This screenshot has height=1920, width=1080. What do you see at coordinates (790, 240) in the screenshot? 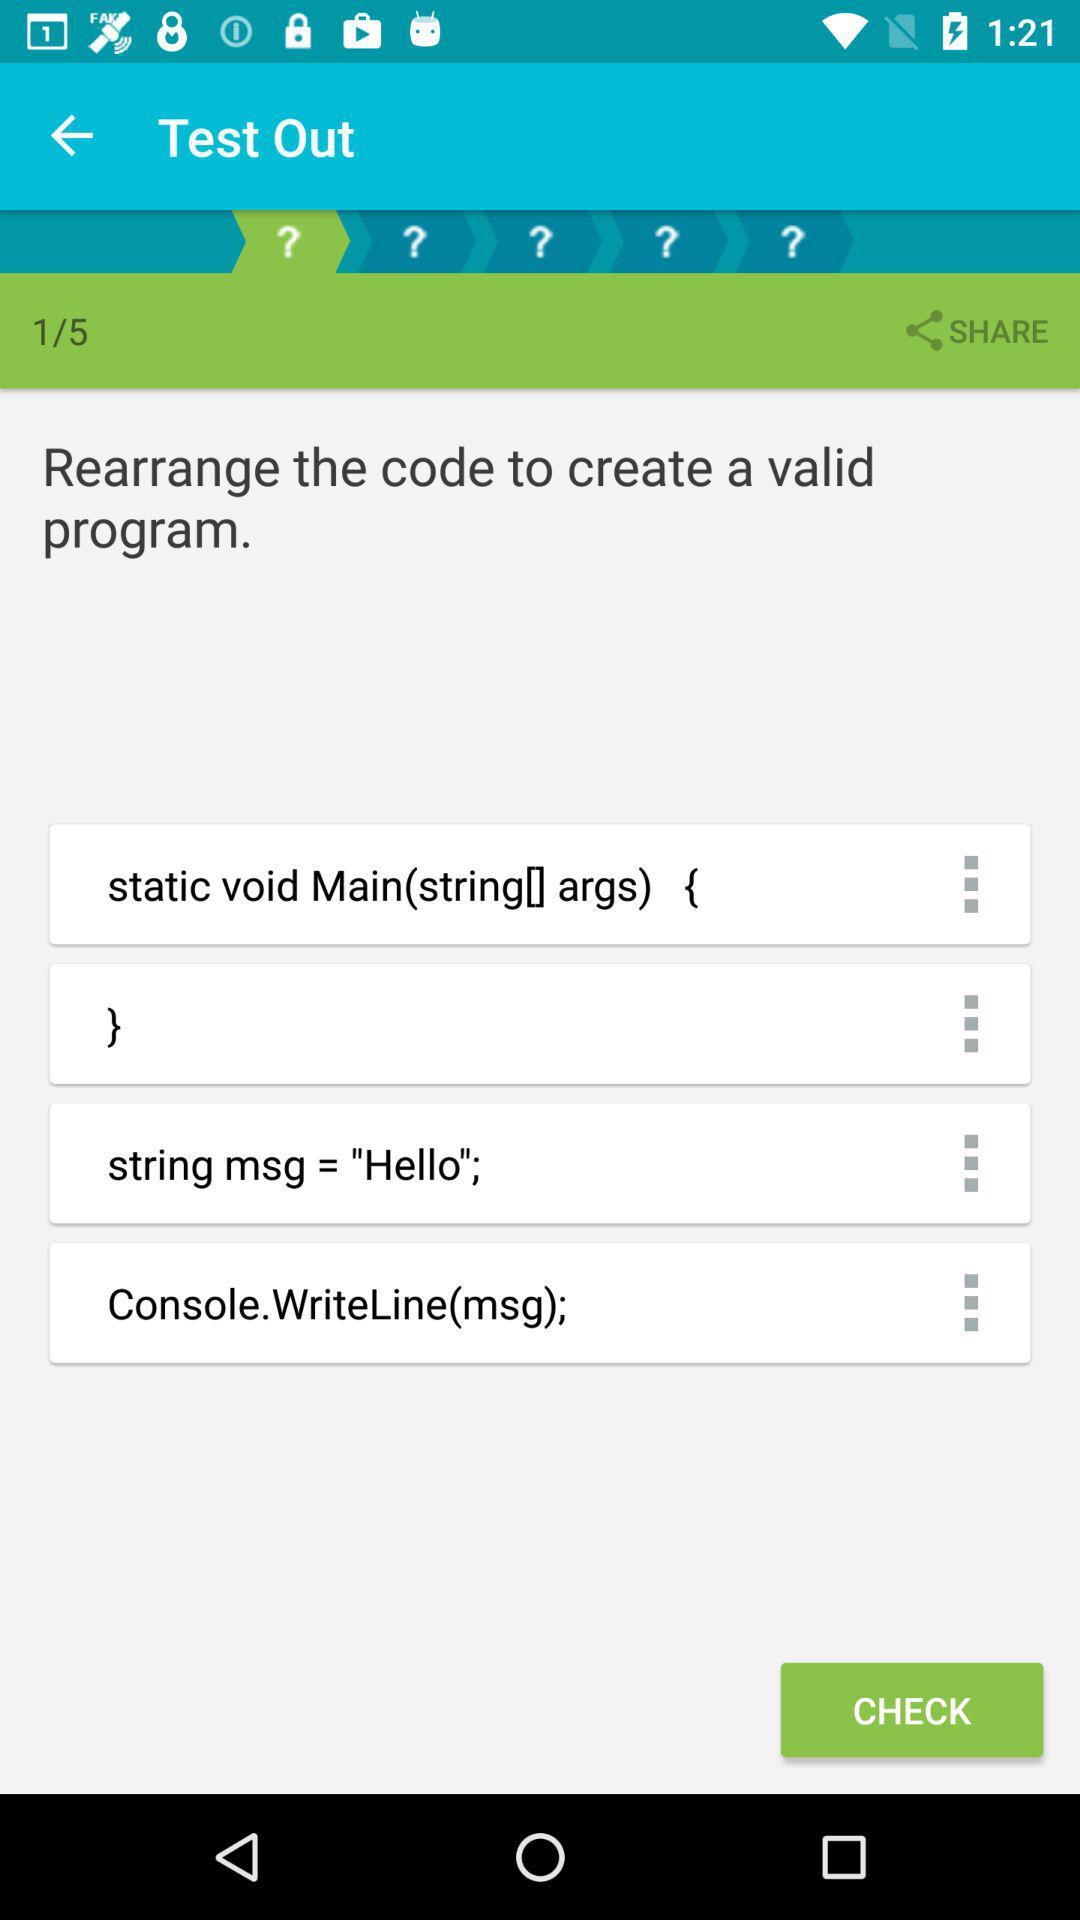
I see `the help icon` at bounding box center [790, 240].